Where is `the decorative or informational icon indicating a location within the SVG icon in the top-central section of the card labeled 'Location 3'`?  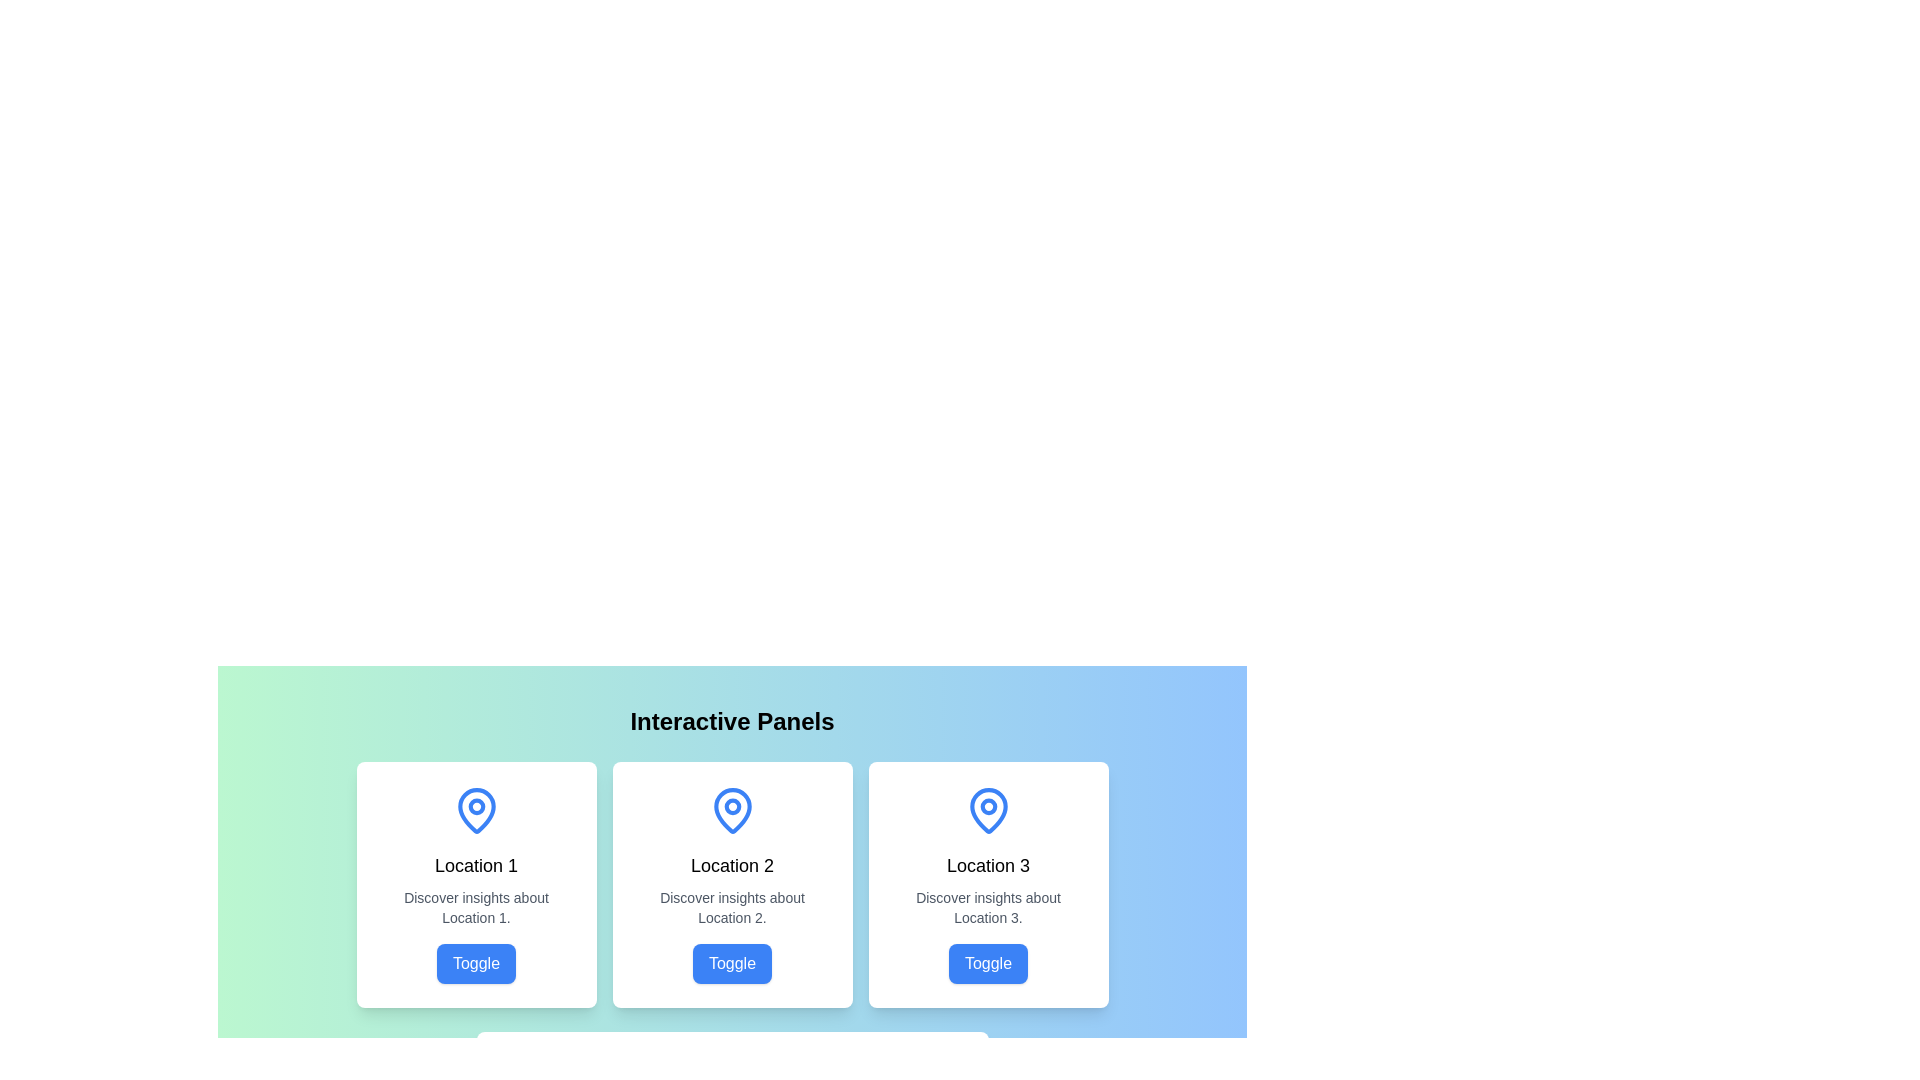 the decorative or informational icon indicating a location within the SVG icon in the top-central section of the card labeled 'Location 3' is located at coordinates (988, 810).